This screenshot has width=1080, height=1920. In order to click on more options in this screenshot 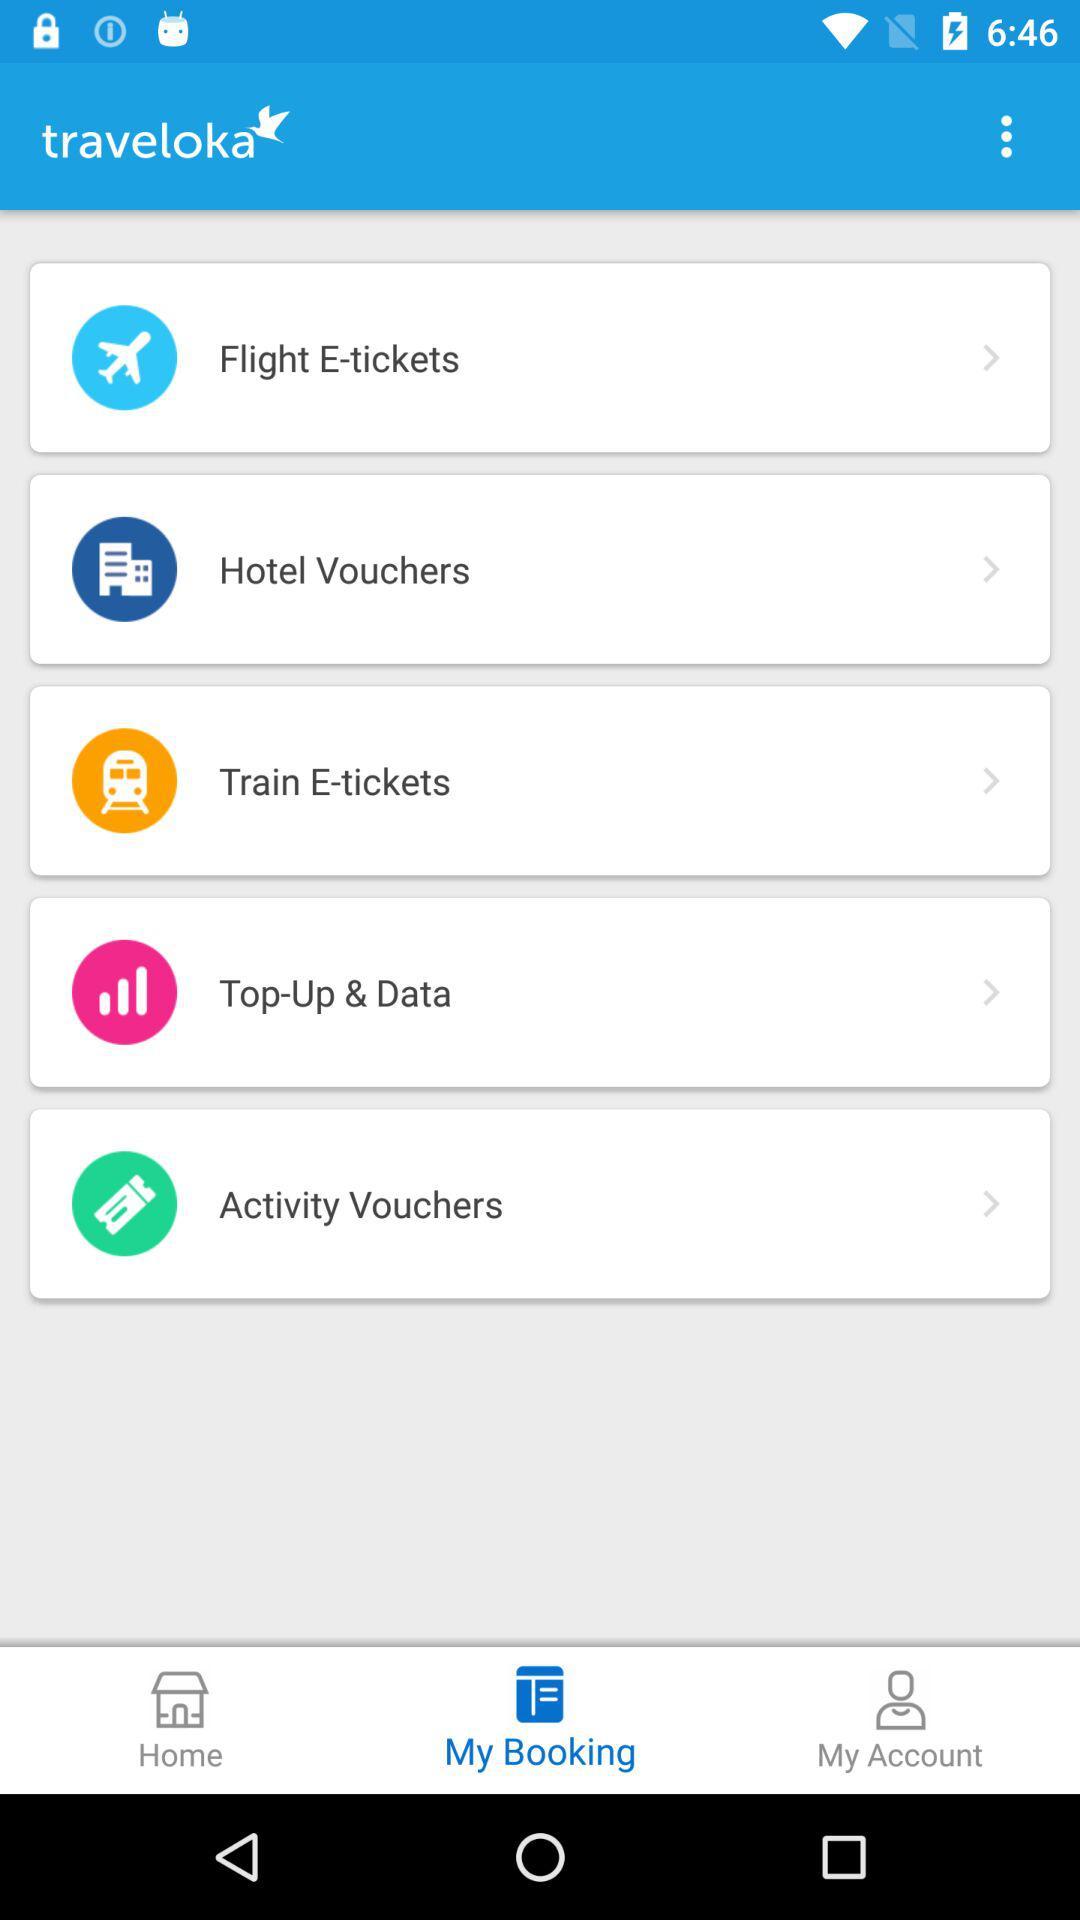, I will do `click(1006, 135)`.